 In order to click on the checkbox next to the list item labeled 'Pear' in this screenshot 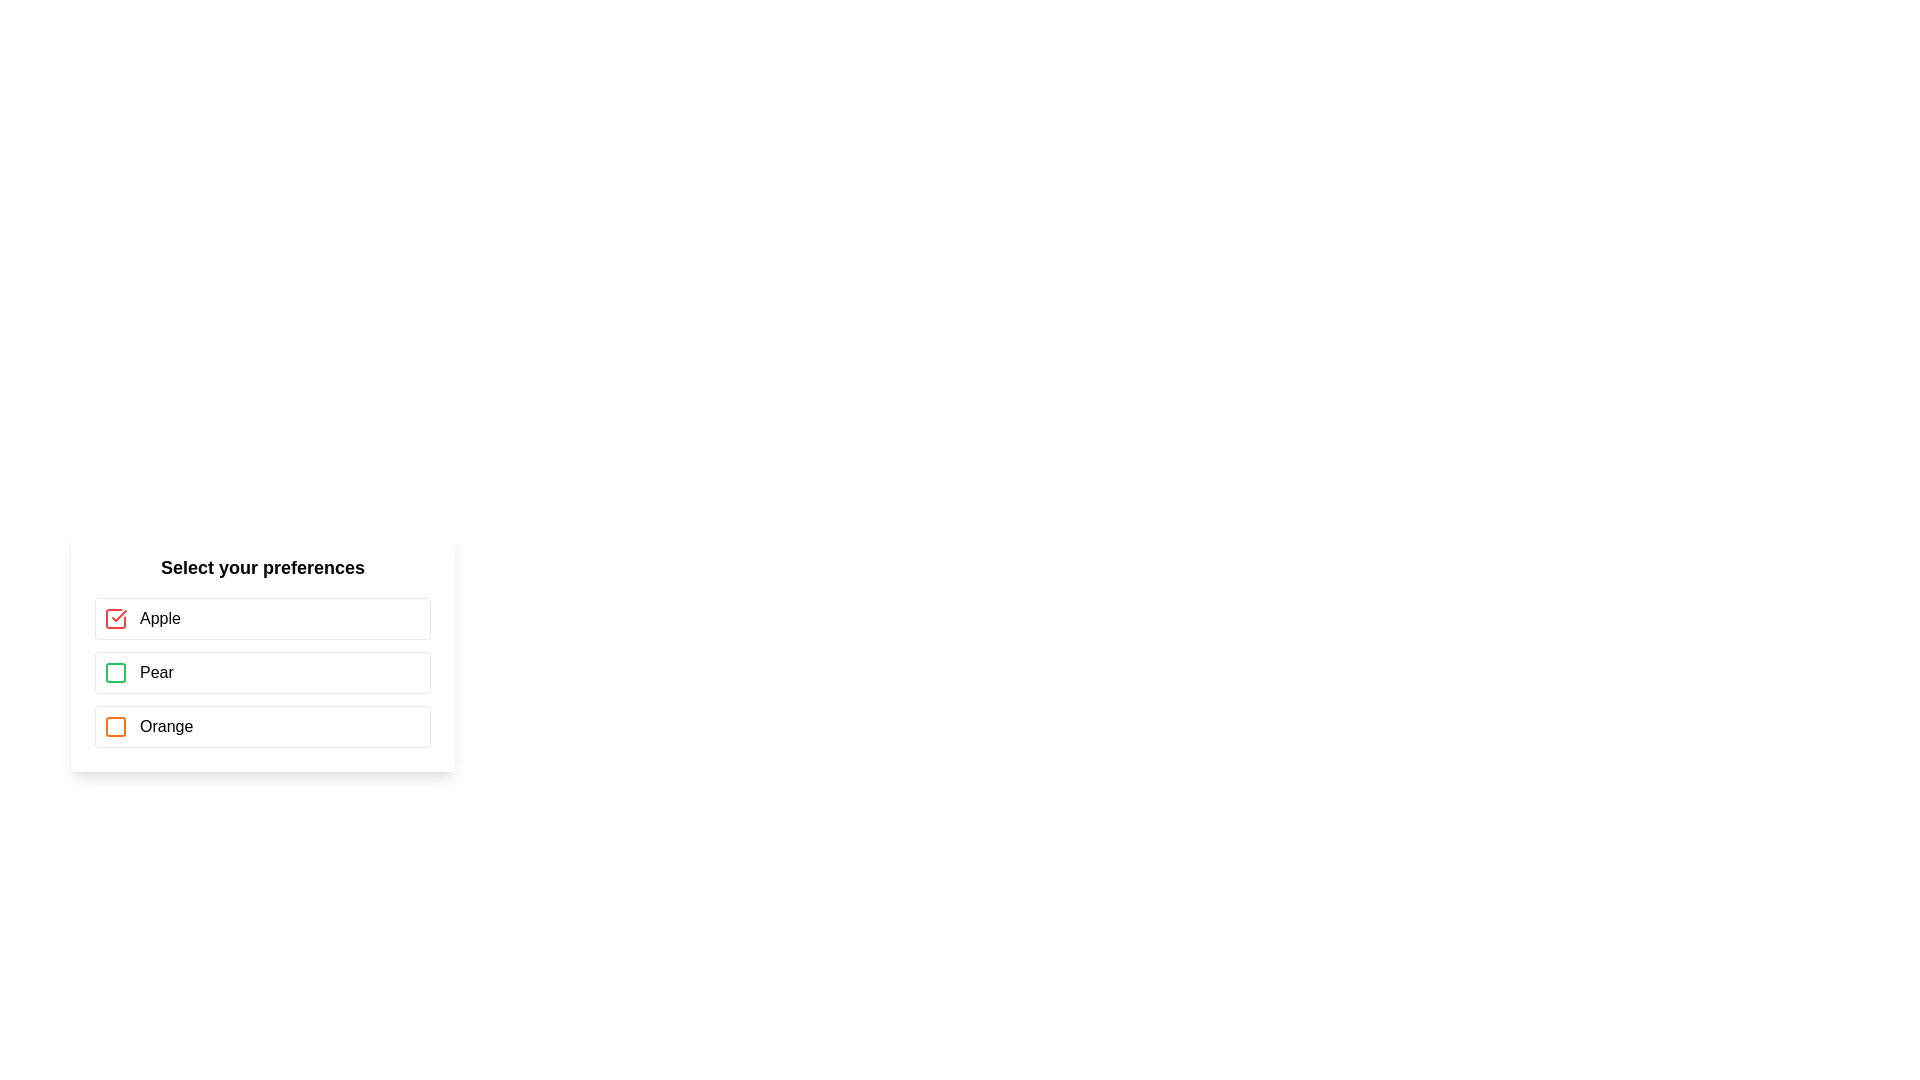, I will do `click(262, 672)`.